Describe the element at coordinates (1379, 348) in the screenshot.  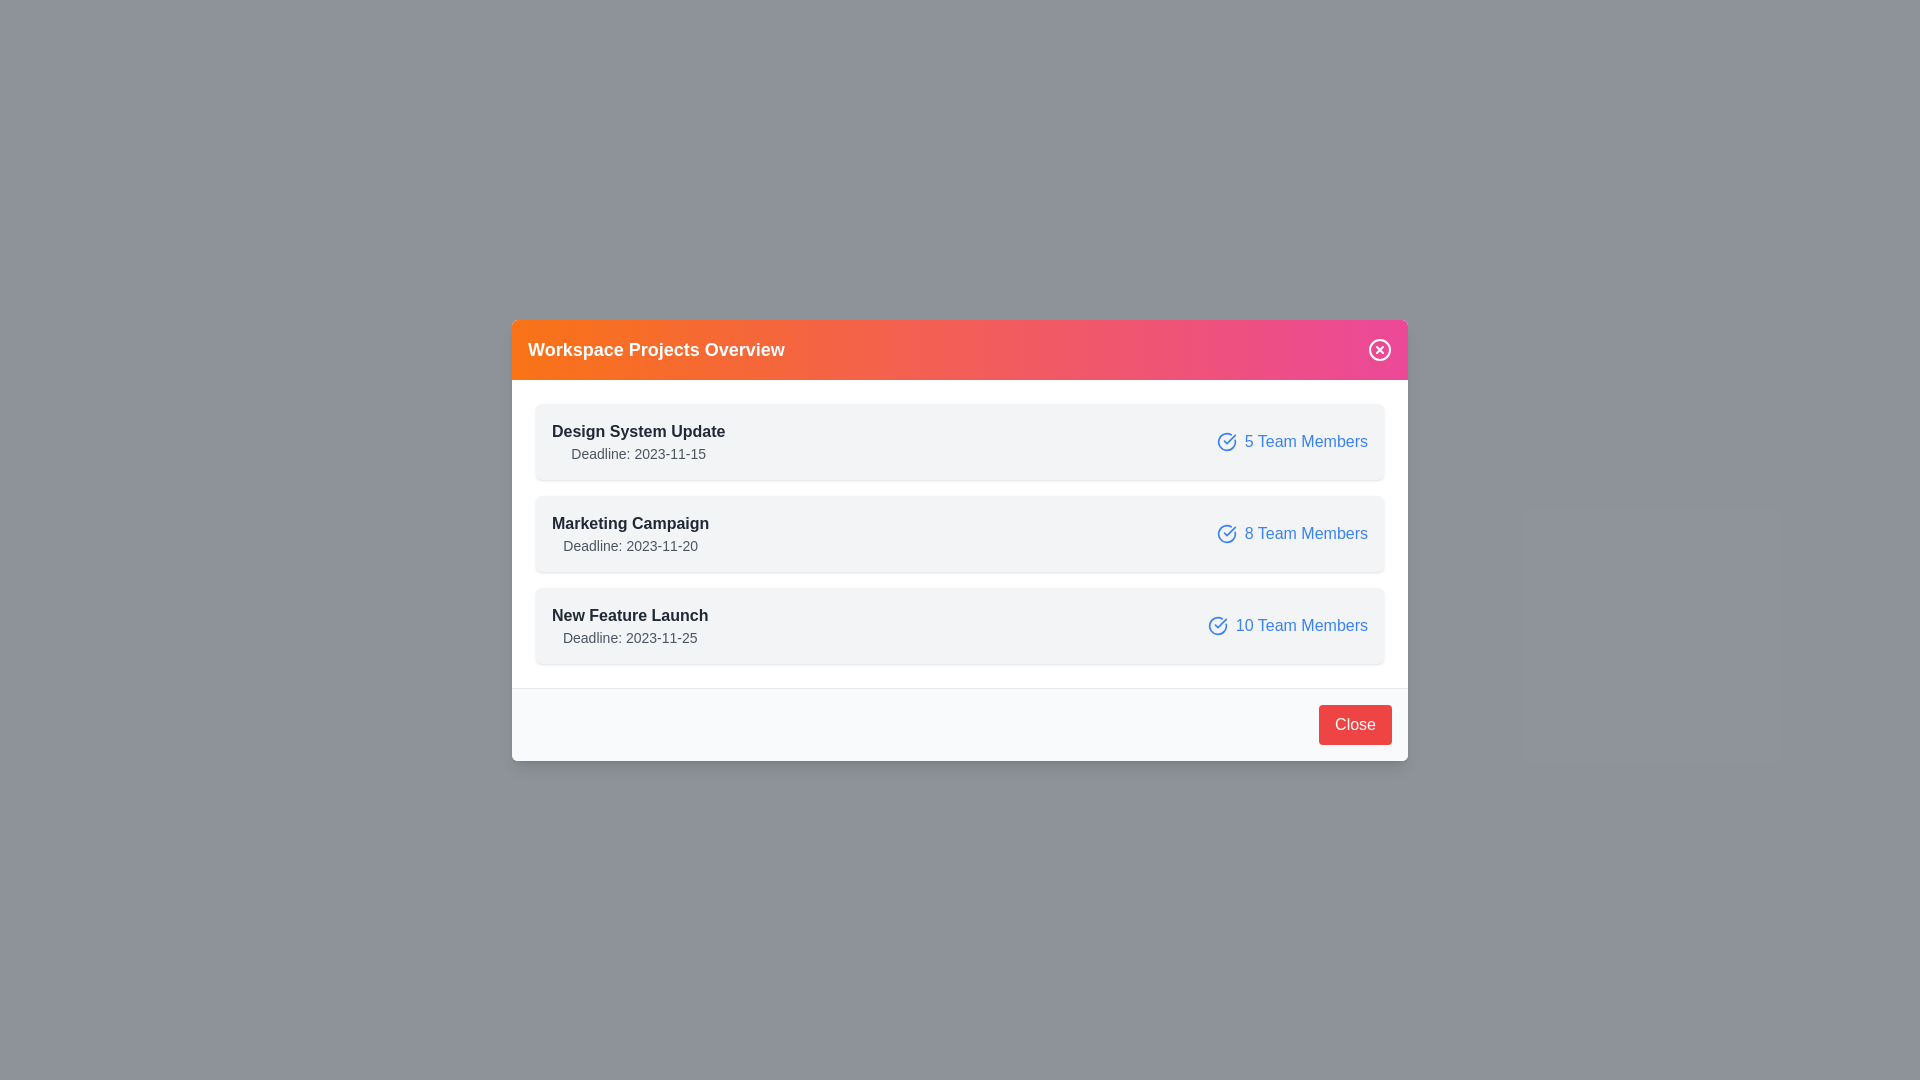
I see `the close button in the header to close the dialog` at that location.